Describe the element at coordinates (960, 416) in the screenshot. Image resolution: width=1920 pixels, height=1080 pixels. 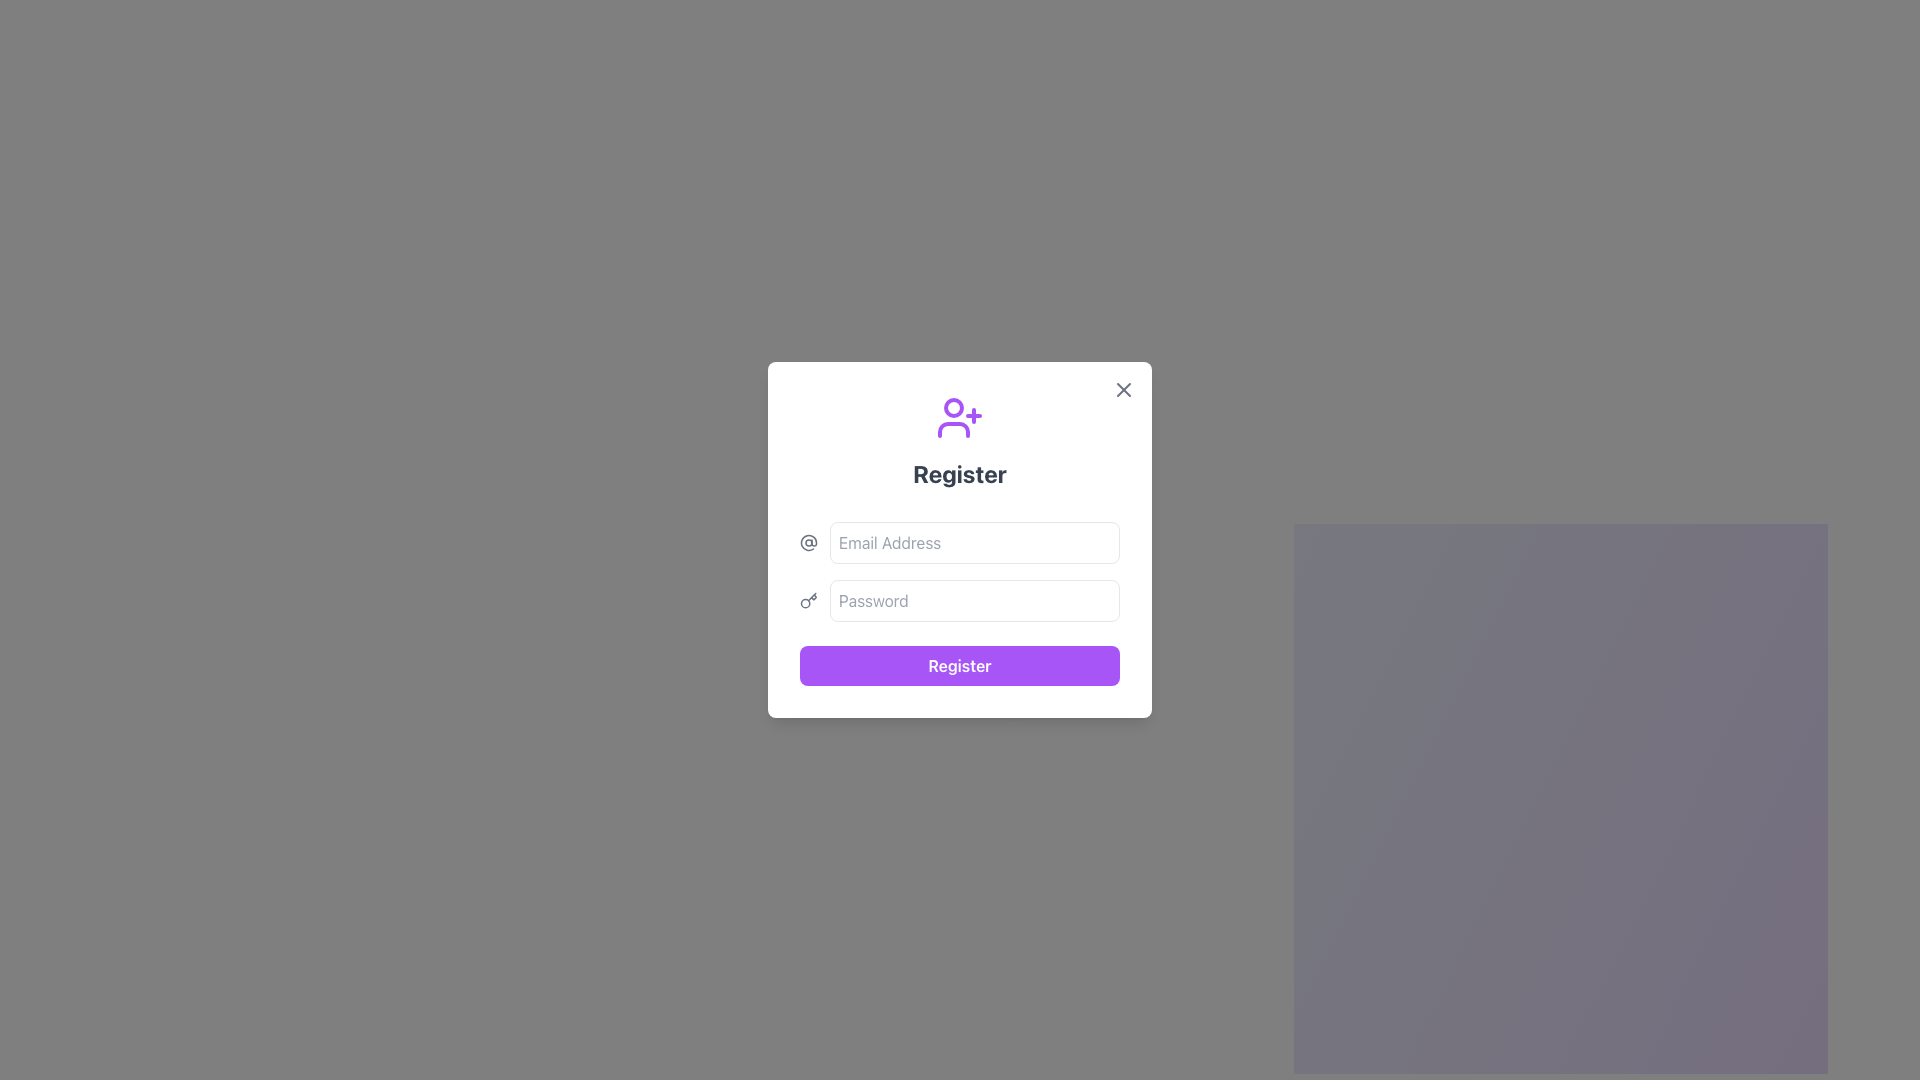
I see `the purple user icon with a plus sign located at the top of the registration form modal, just above the 'Register' text` at that location.